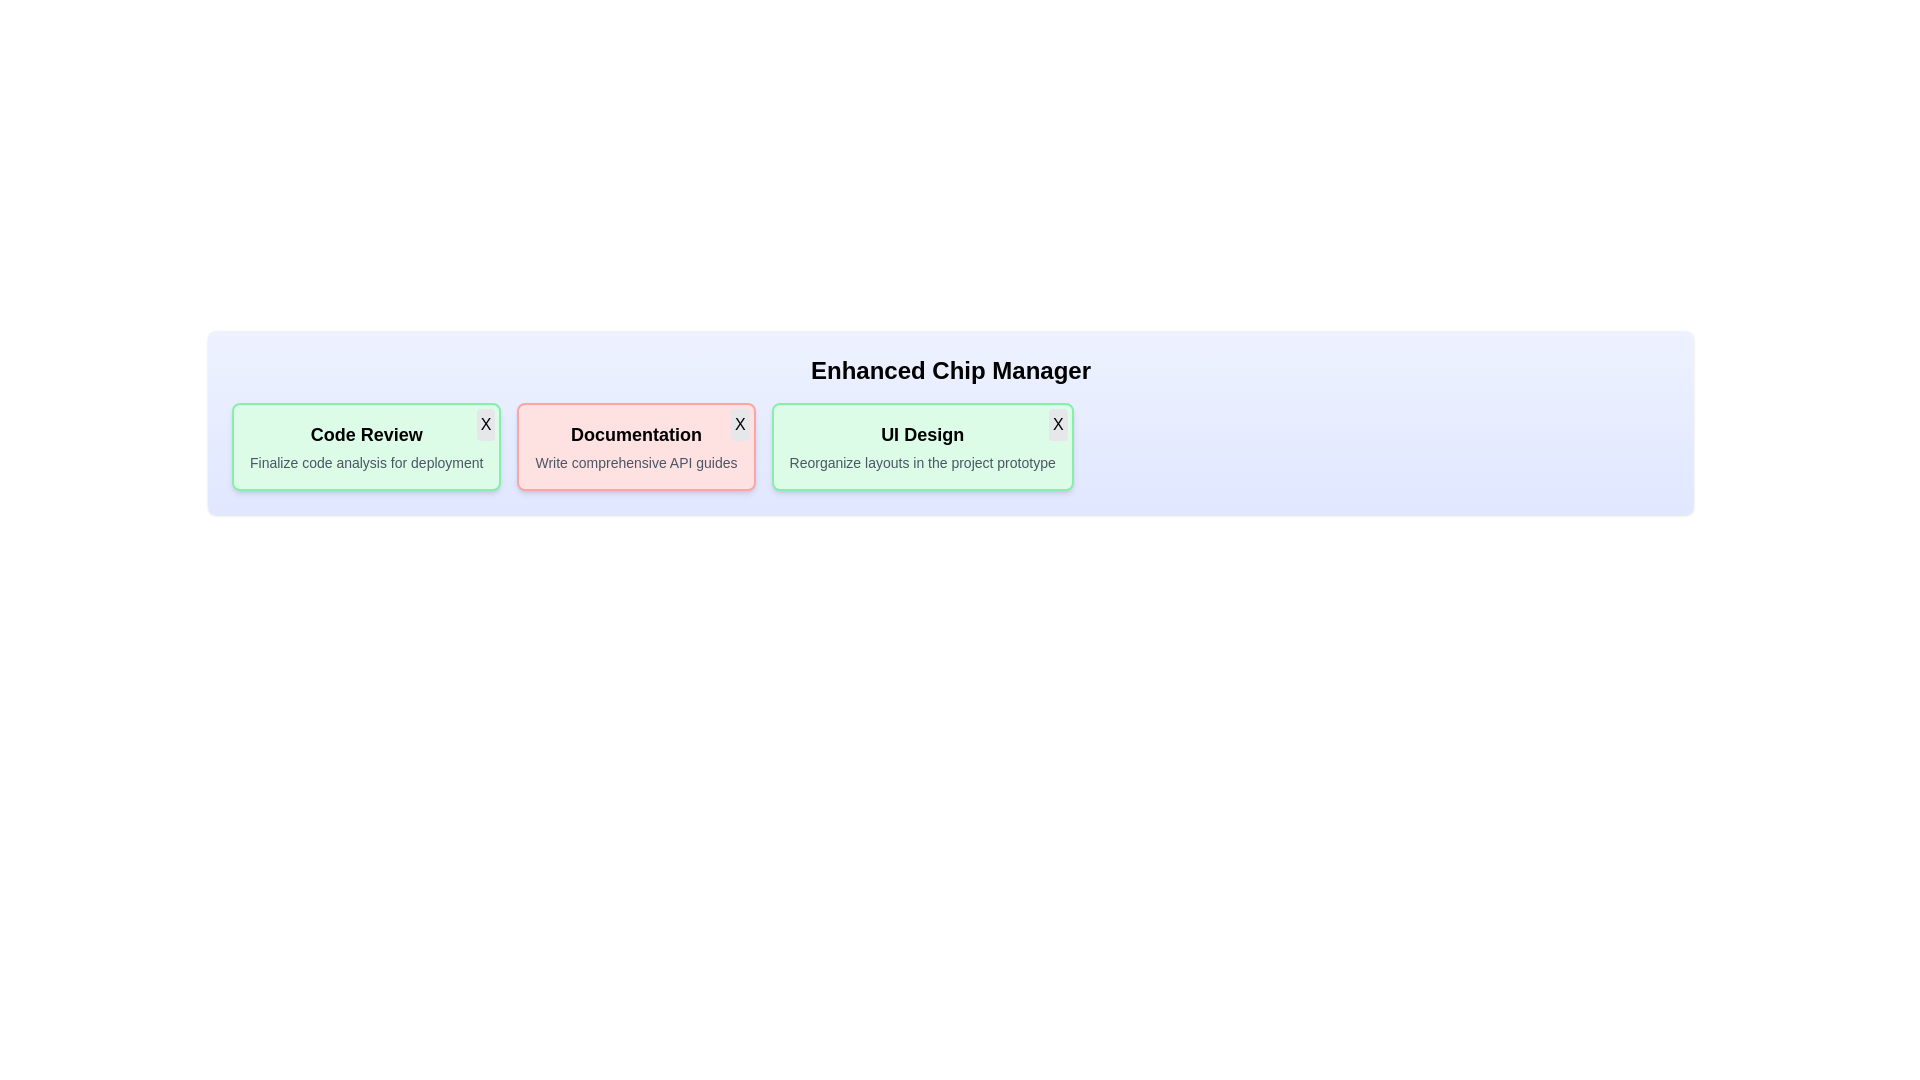  I want to click on the chip labeled Documentation, so click(635, 446).